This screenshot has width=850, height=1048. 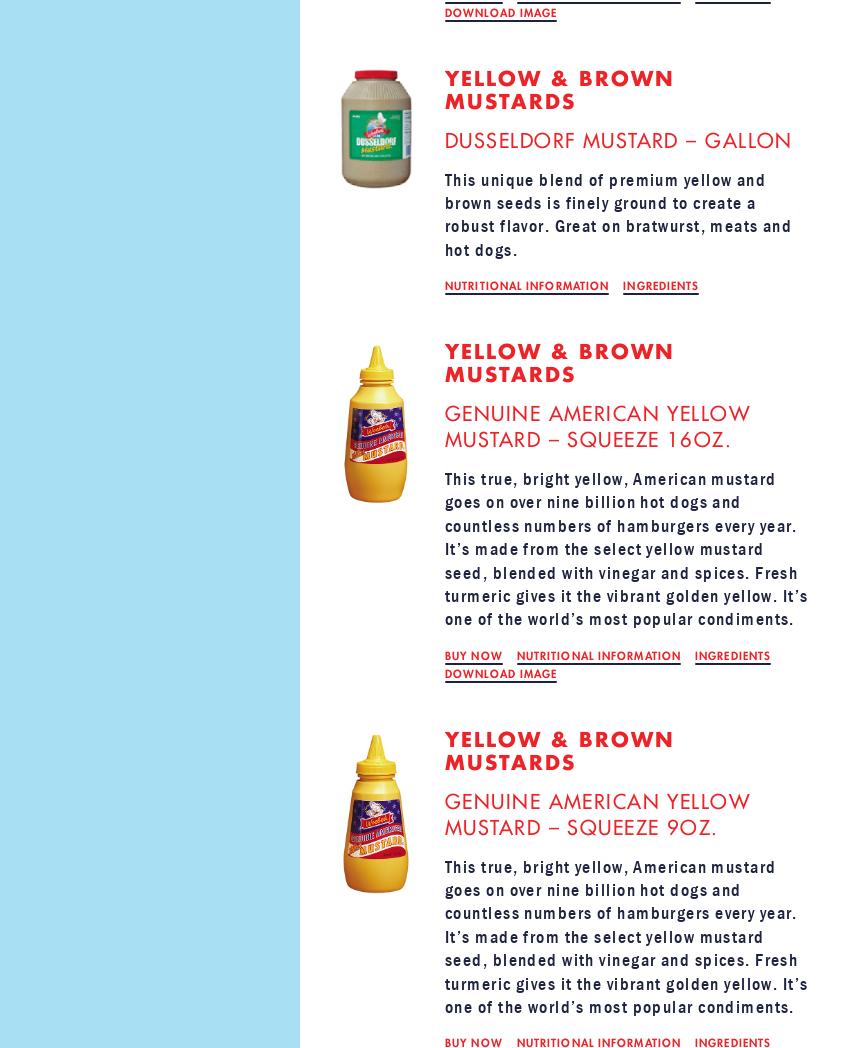 I want to click on 'This unique blend of premium yellow and brown seeds is finely ground to create a robust flavor. Great on bratwurst, meats and hot dogs.', so click(x=617, y=213).